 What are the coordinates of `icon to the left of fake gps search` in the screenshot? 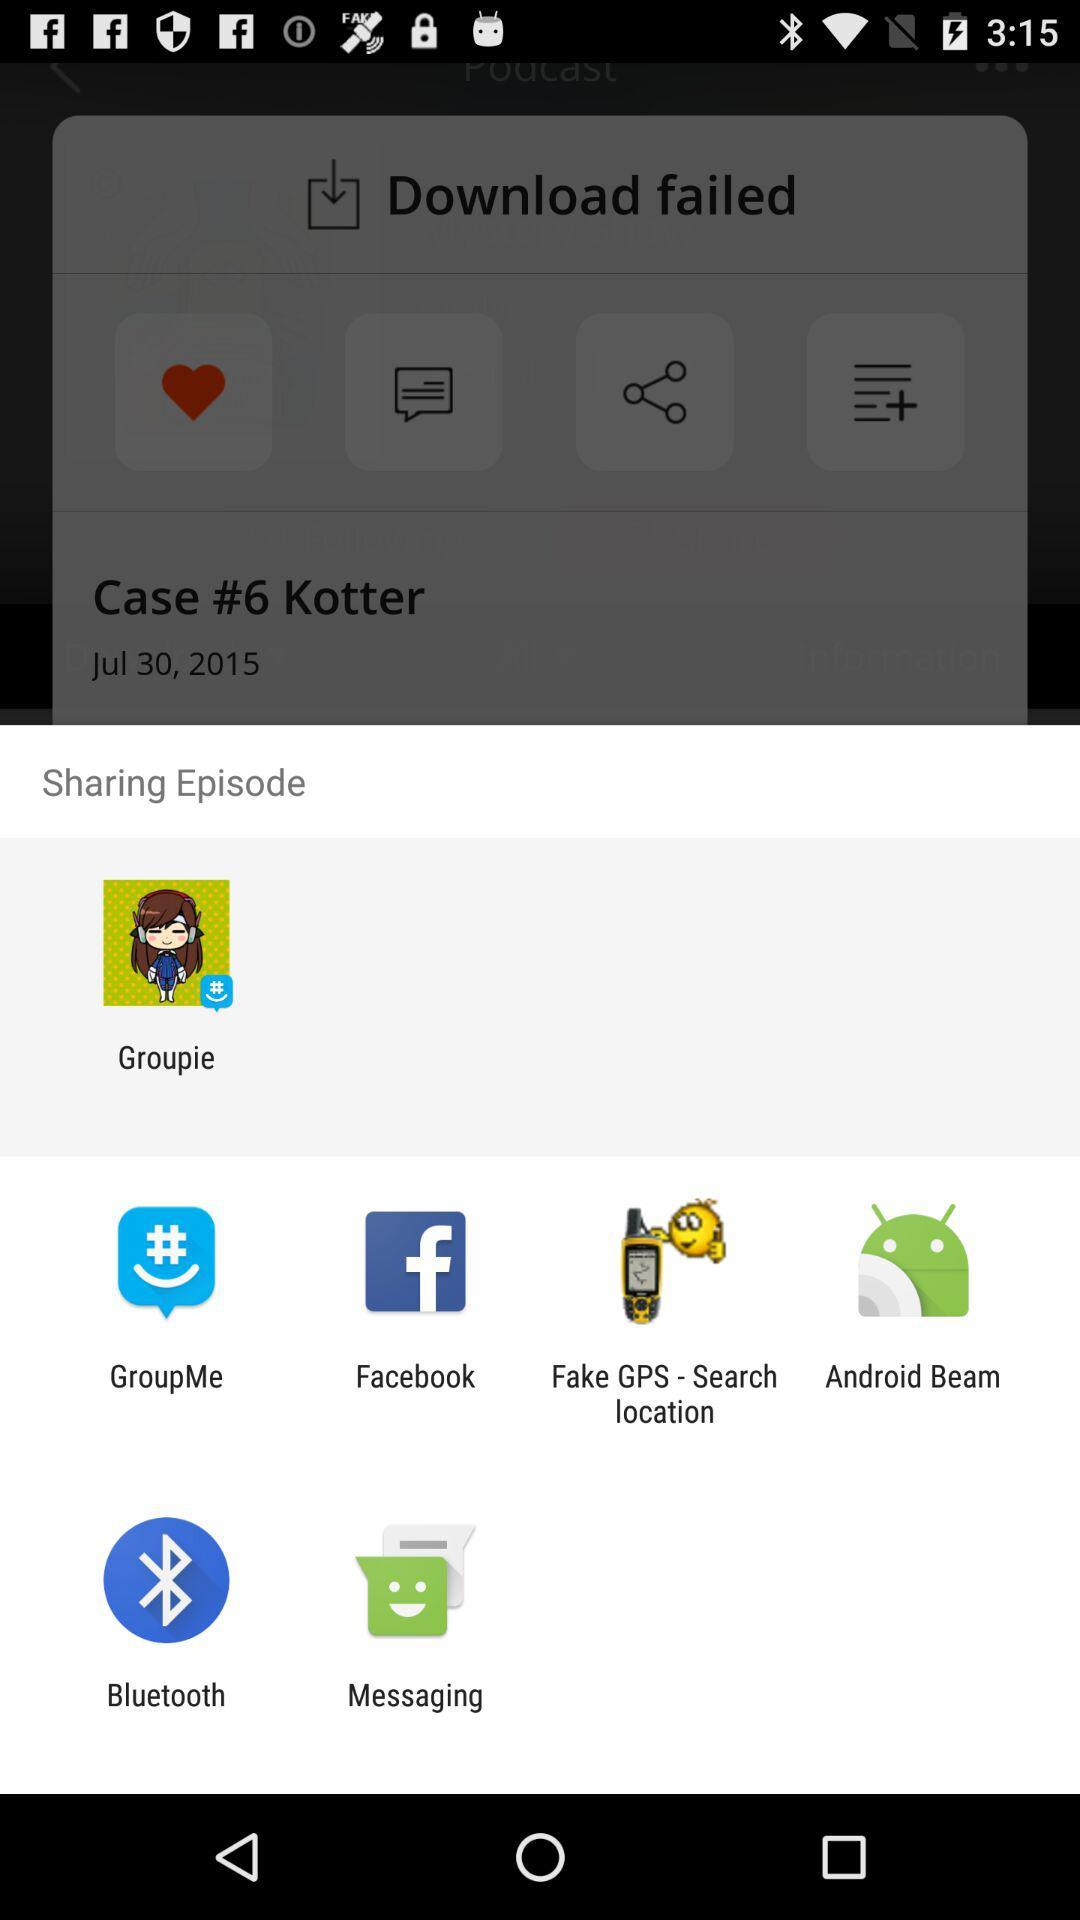 It's located at (414, 1392).